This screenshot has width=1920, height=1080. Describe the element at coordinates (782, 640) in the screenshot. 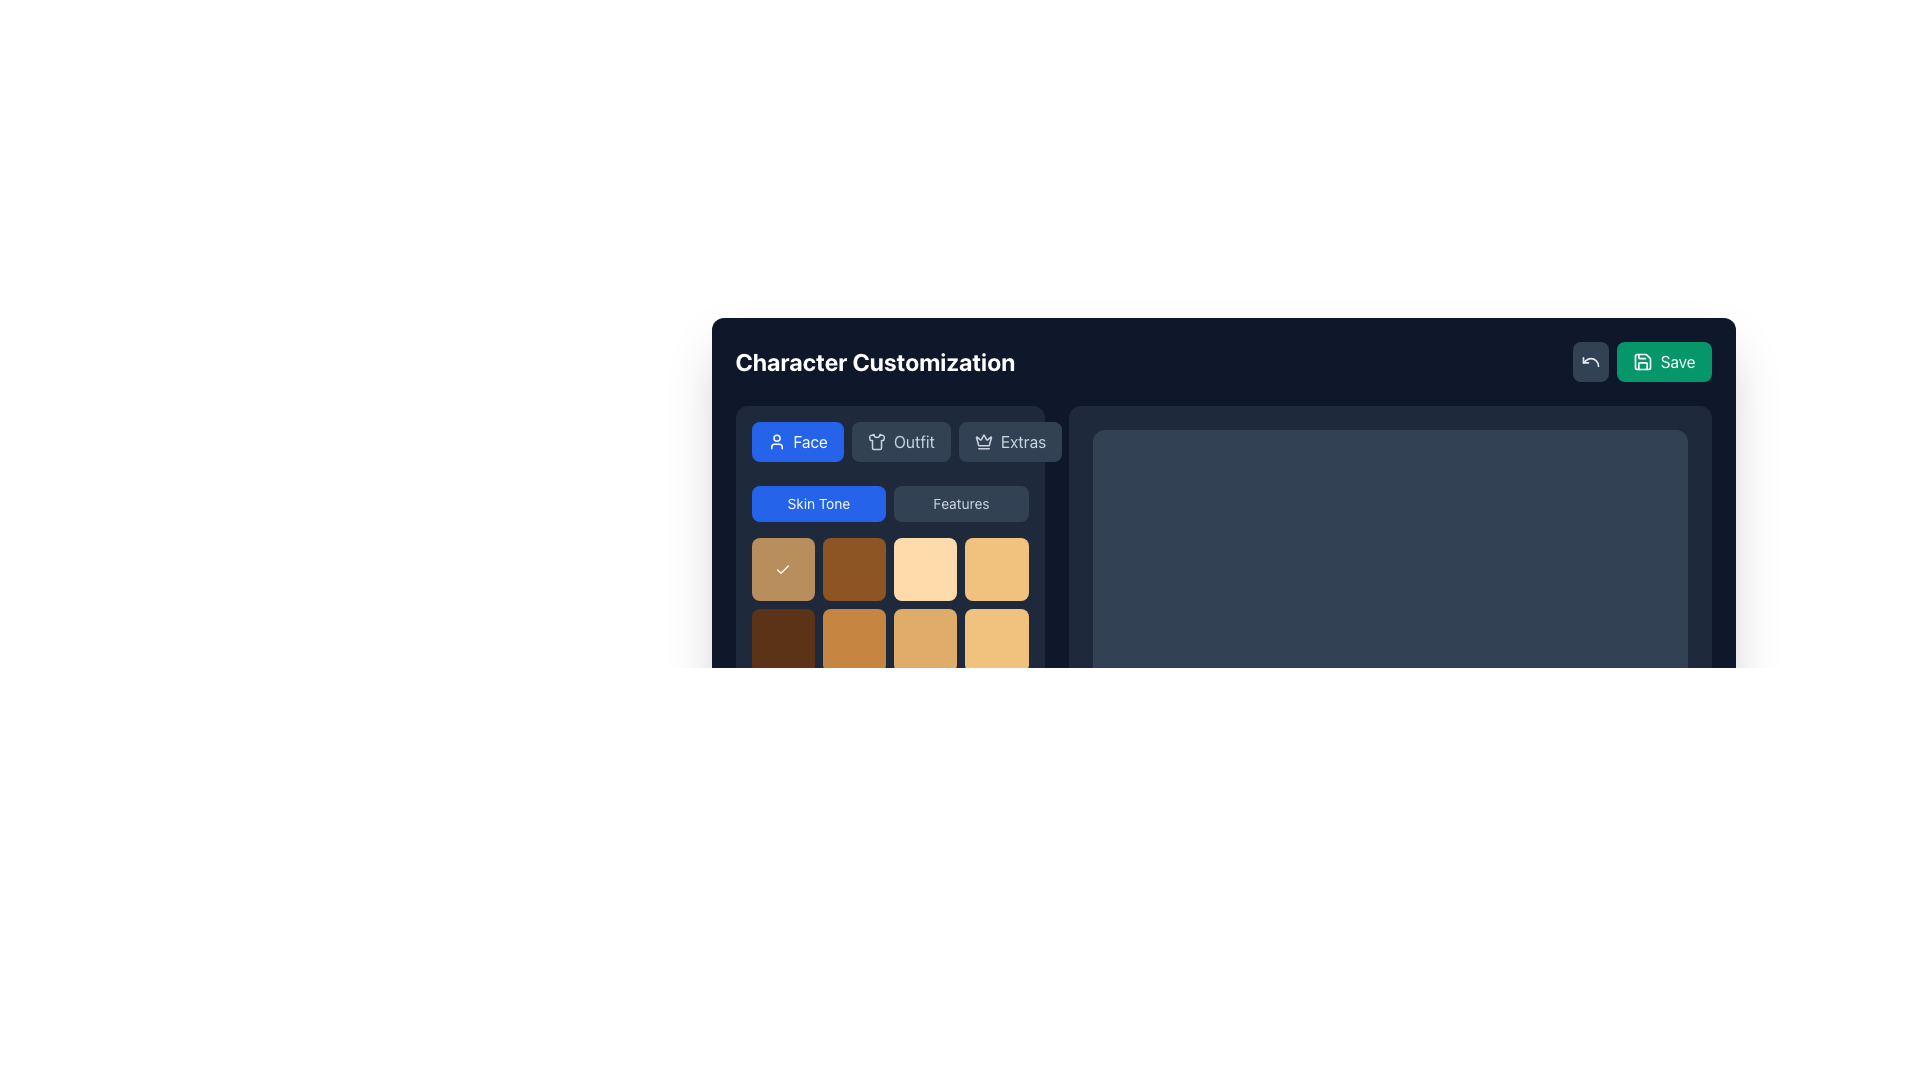

I see `the first selectable grid item under the 'Skin Tone' section in the 'Character Customization' interface` at that location.